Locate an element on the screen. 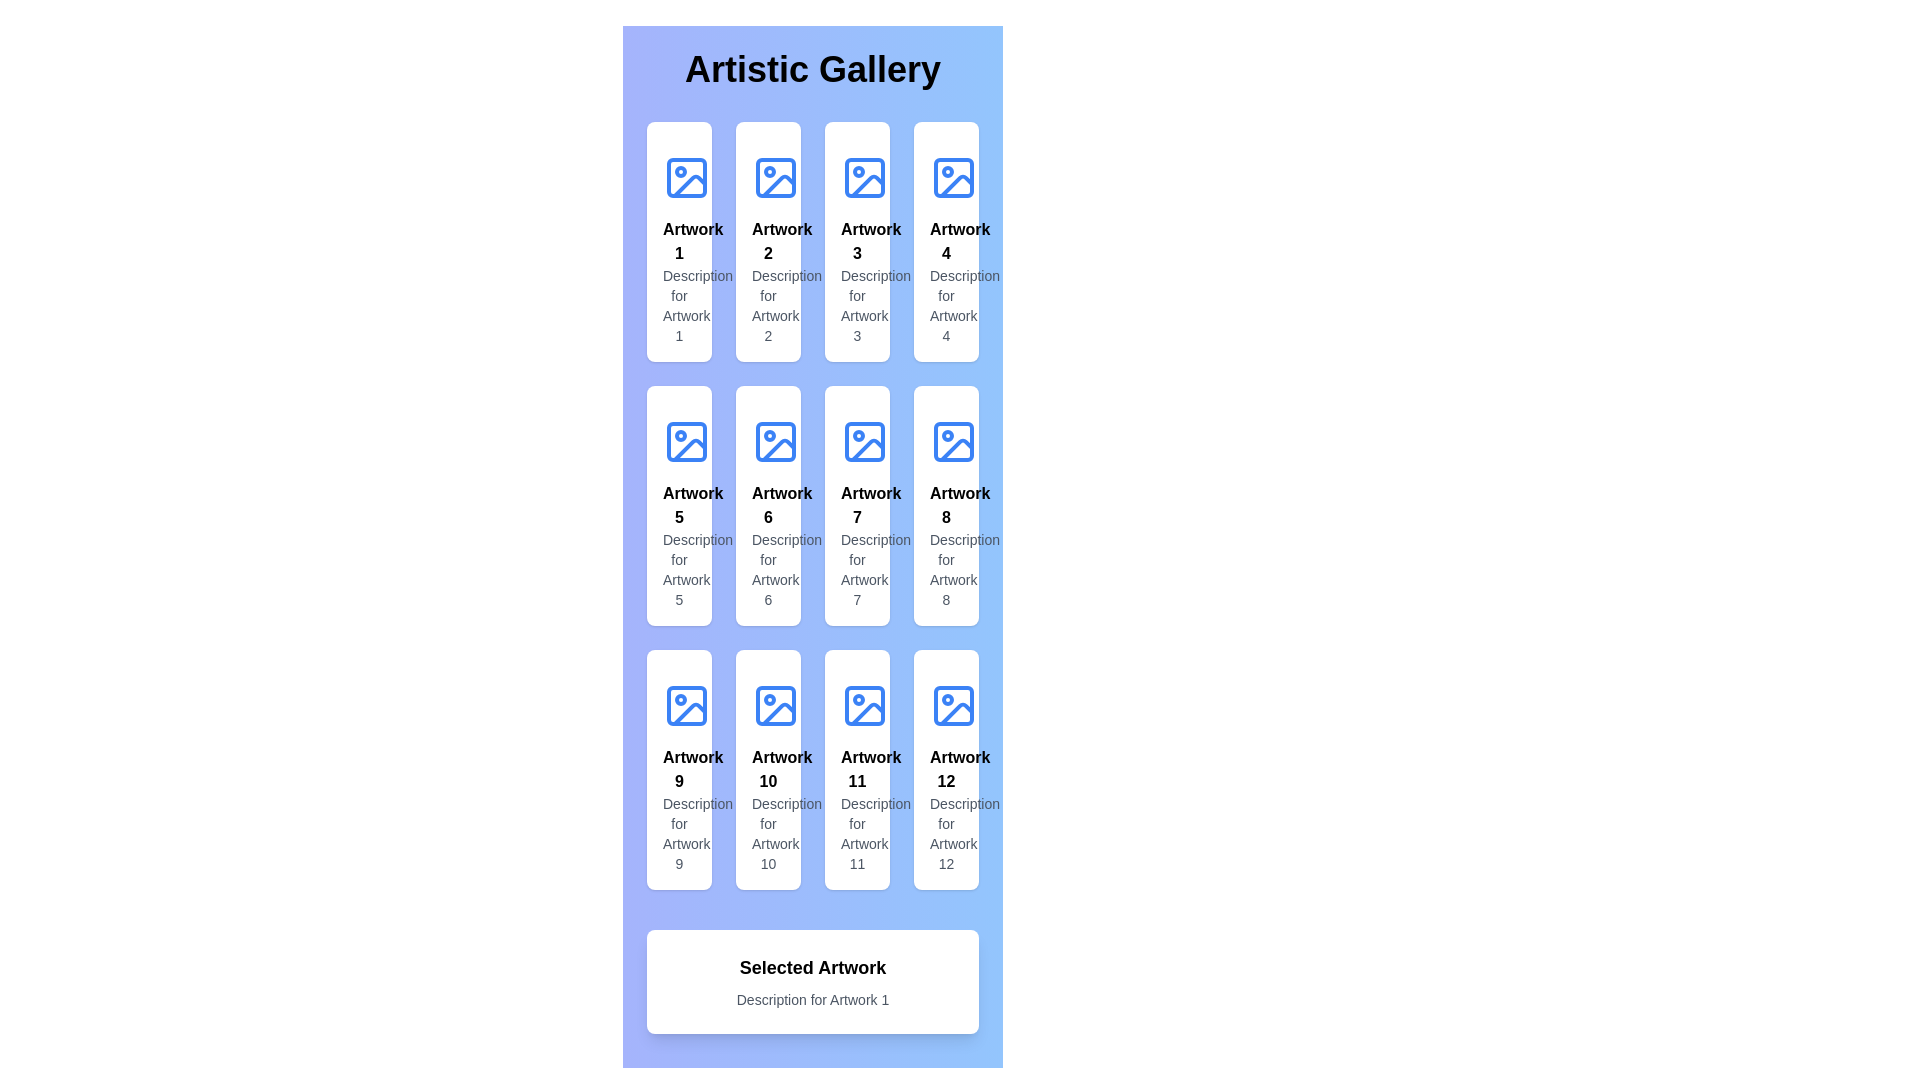 This screenshot has height=1080, width=1920. large, bold header text element that says 'Artistic Gallery', which is positioned at the top center of the page is located at coordinates (812, 68).